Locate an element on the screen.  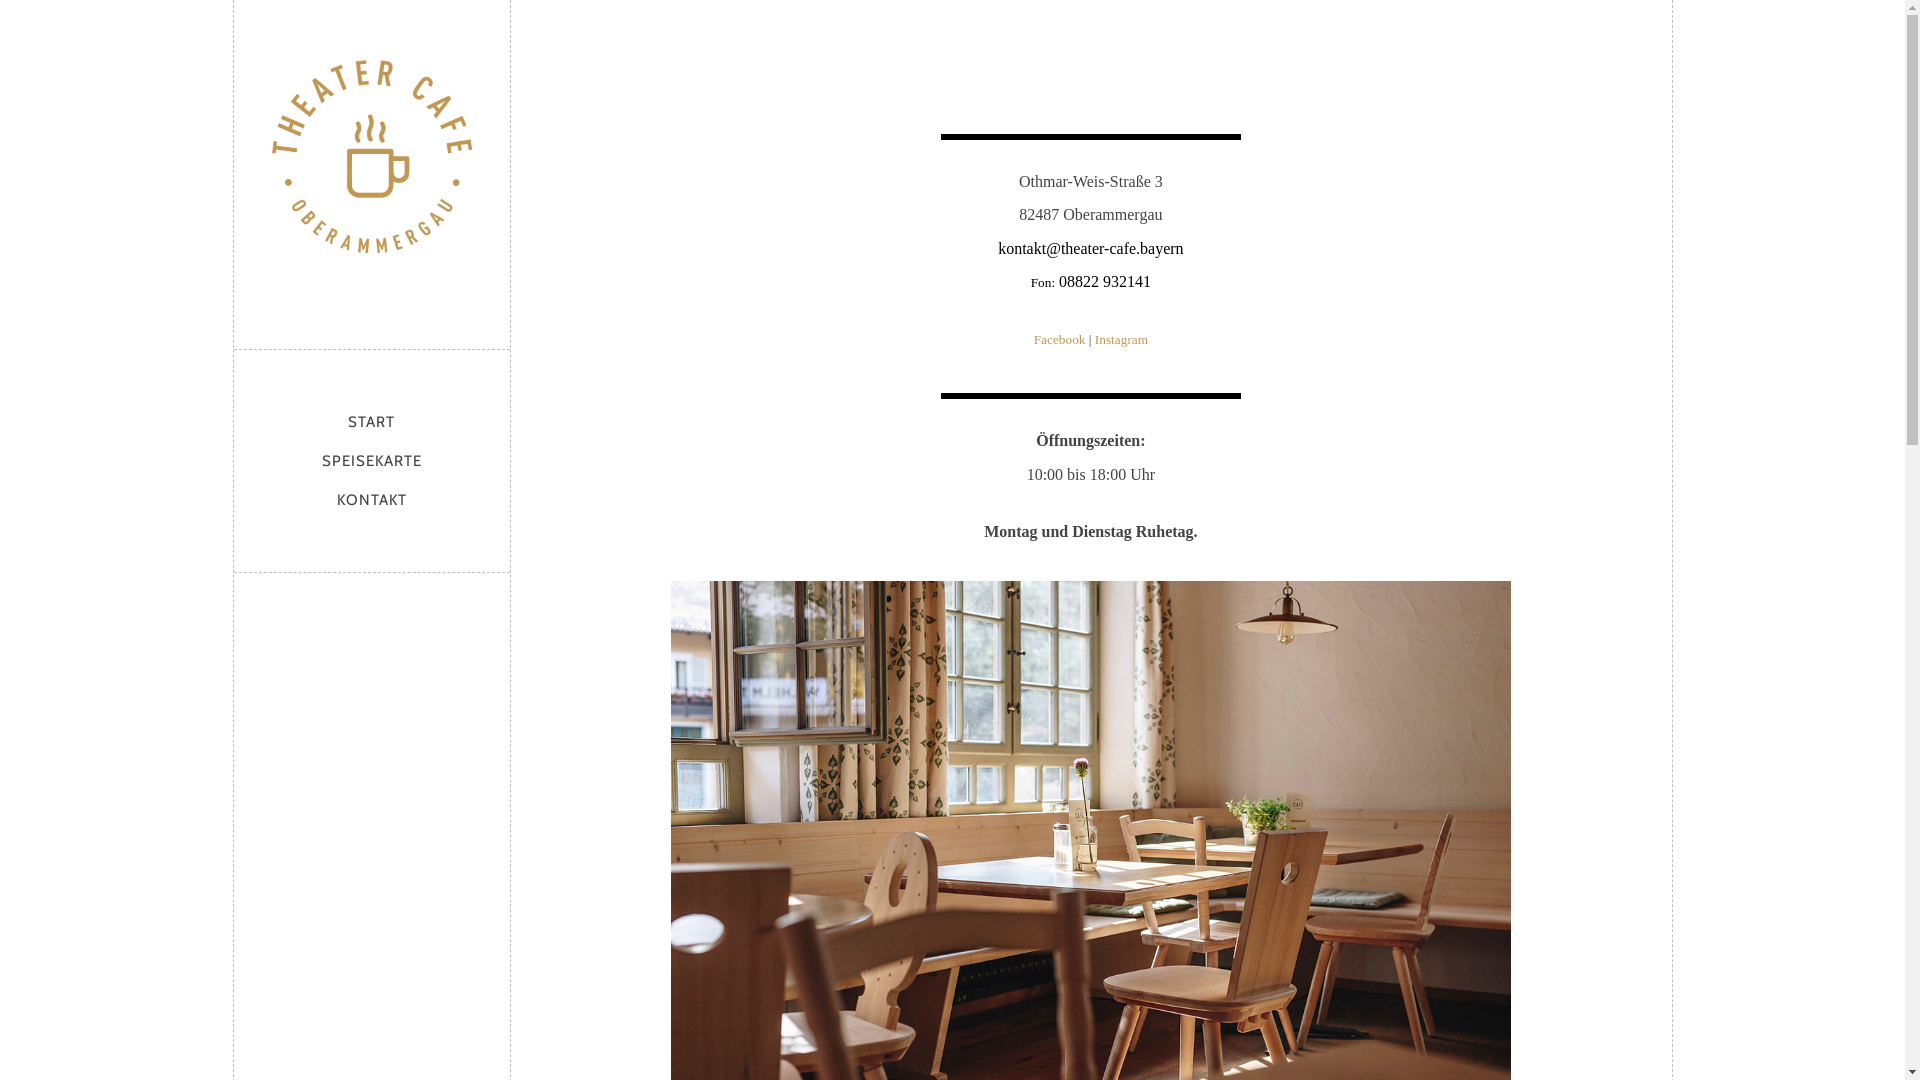
'SPEISEKARTE' is located at coordinates (372, 461).